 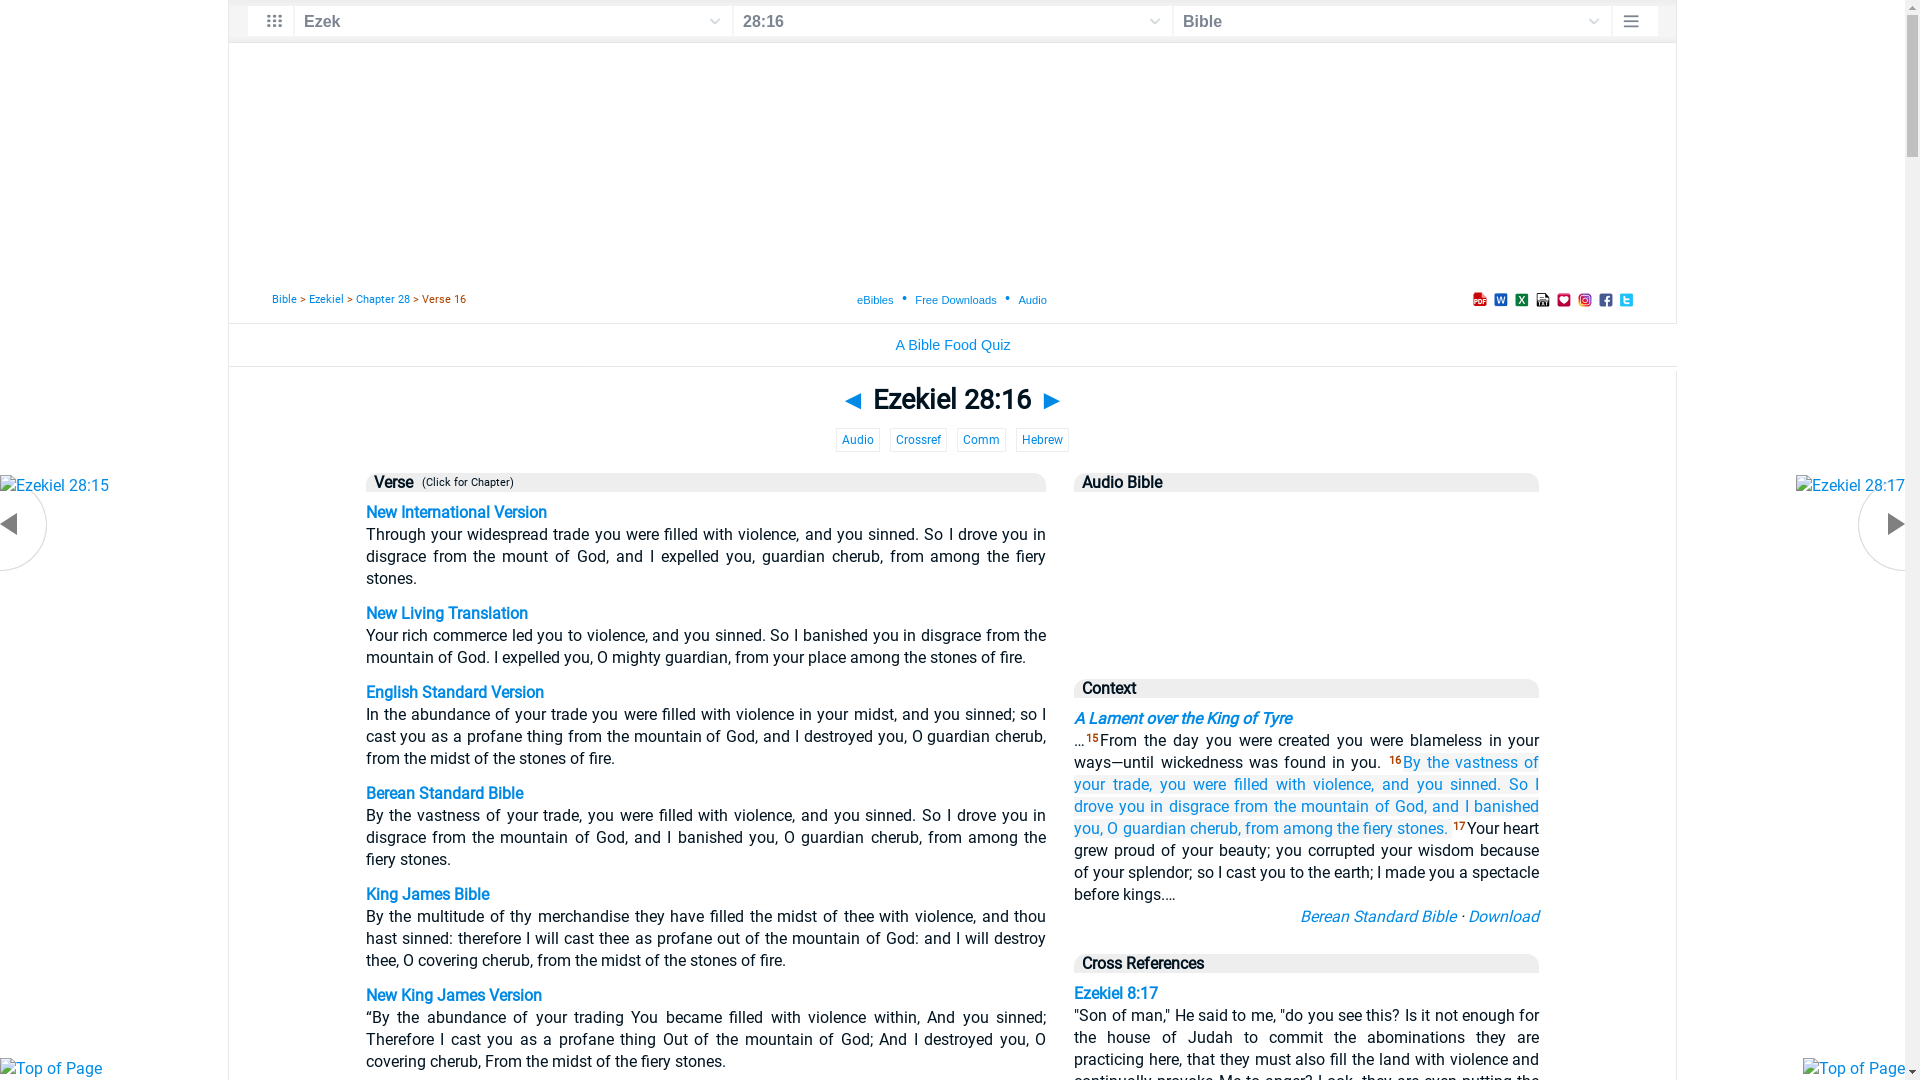 I want to click on 'Top of Page', so click(x=0, y=1067).